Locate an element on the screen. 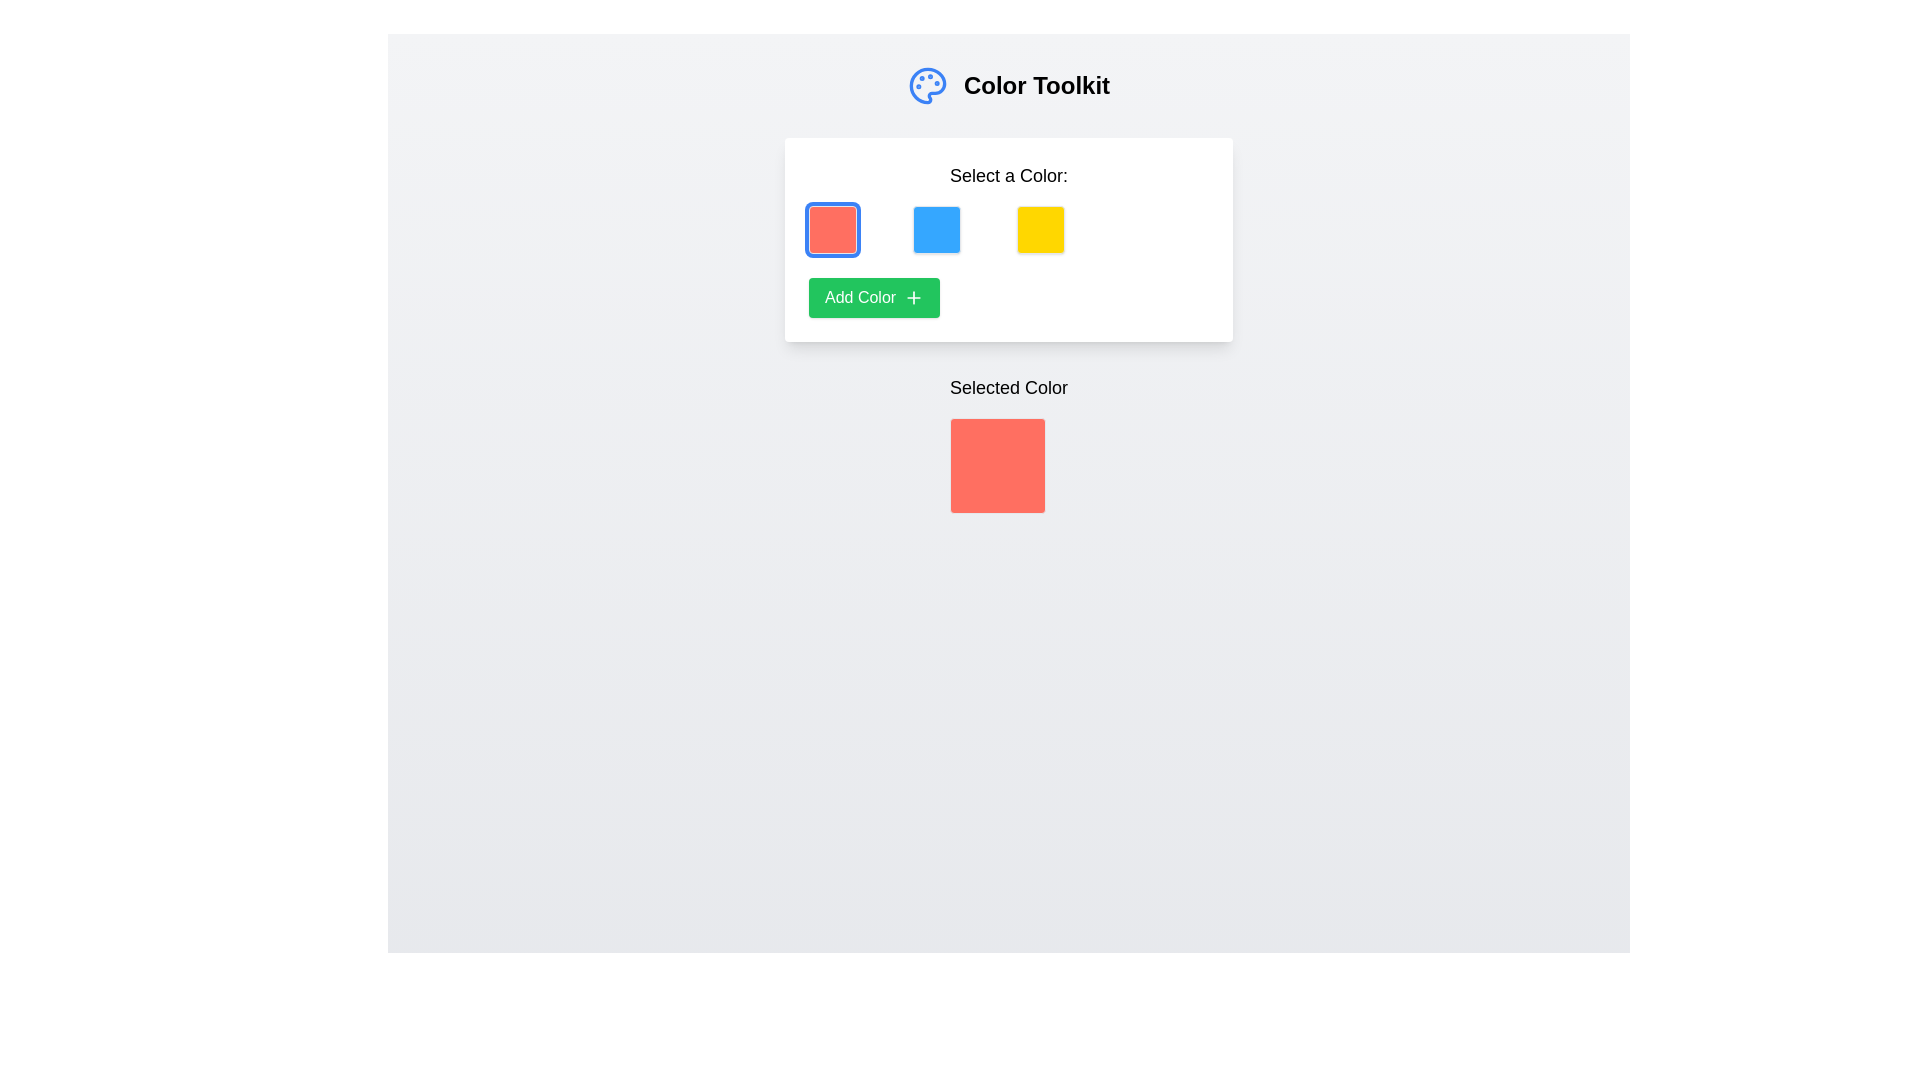 Image resolution: width=1920 pixels, height=1080 pixels. header element indicating the purpose of the application as a toolkit for managing or selecting colors, located at the top of the interface with text and an icon is located at coordinates (1008, 84).